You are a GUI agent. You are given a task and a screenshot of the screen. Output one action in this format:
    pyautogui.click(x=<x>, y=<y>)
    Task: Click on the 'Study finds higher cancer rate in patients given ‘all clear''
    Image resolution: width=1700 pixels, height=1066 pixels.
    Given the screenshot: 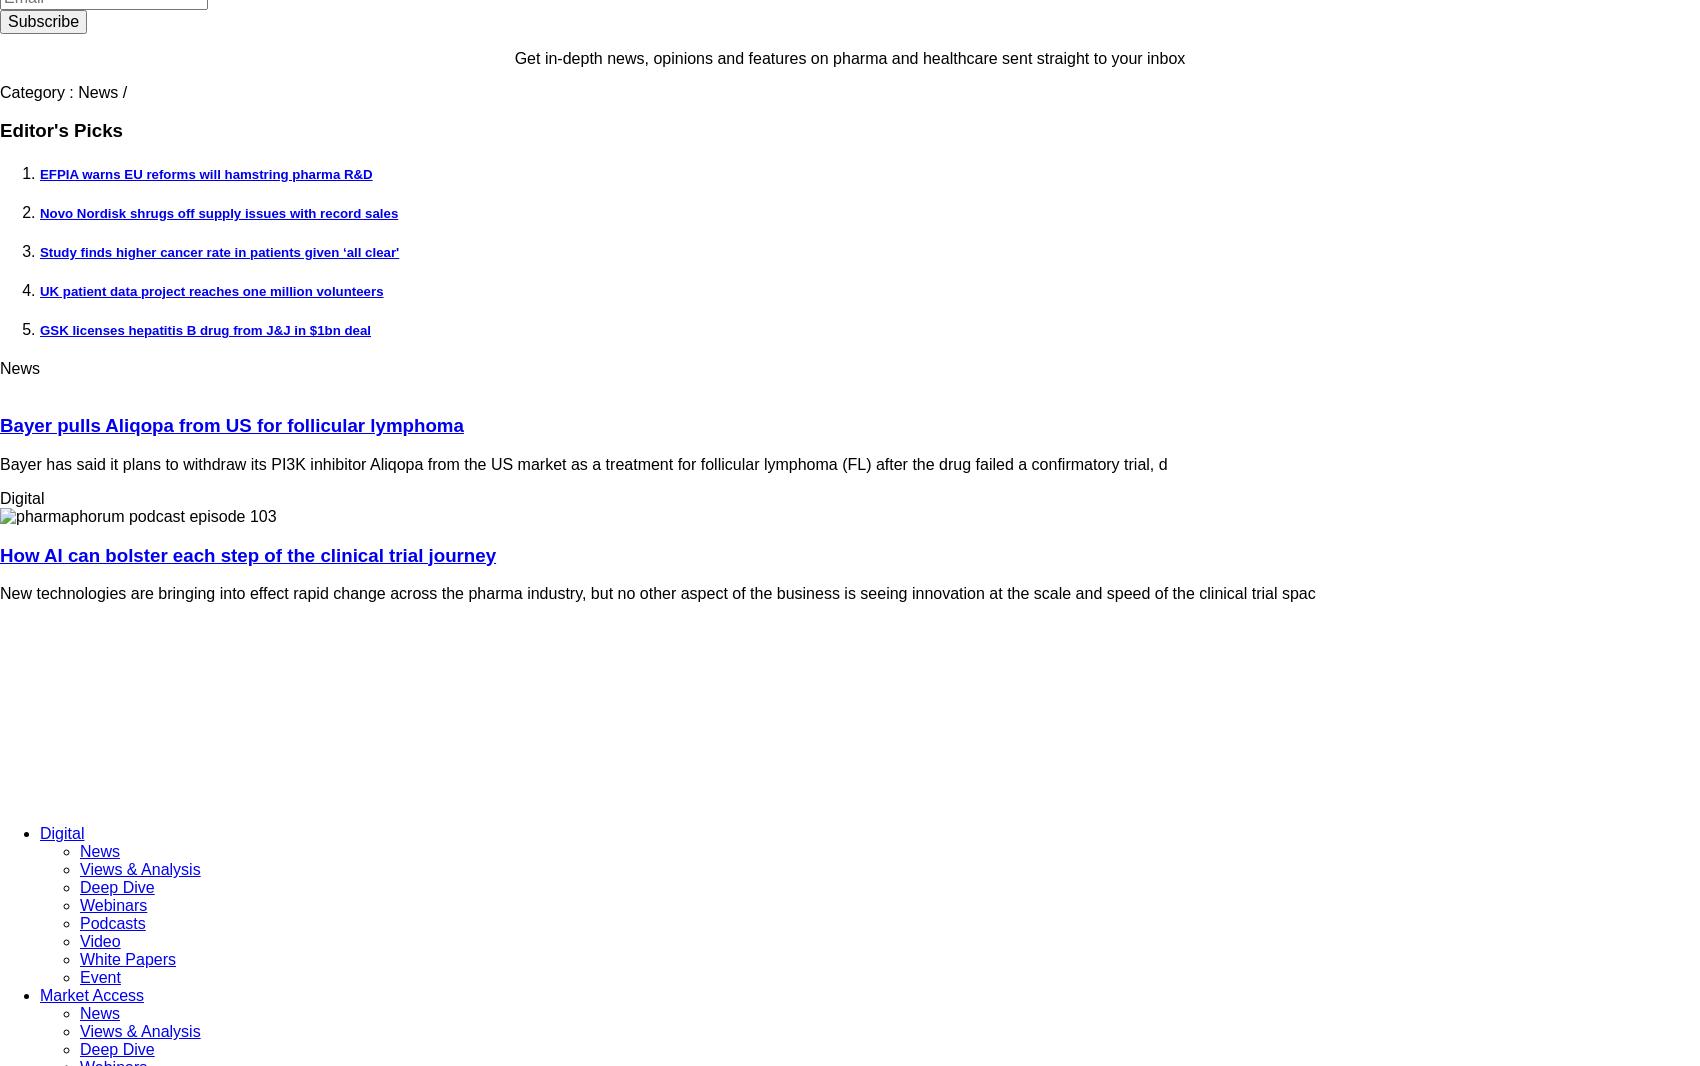 What is the action you would take?
    pyautogui.click(x=39, y=250)
    